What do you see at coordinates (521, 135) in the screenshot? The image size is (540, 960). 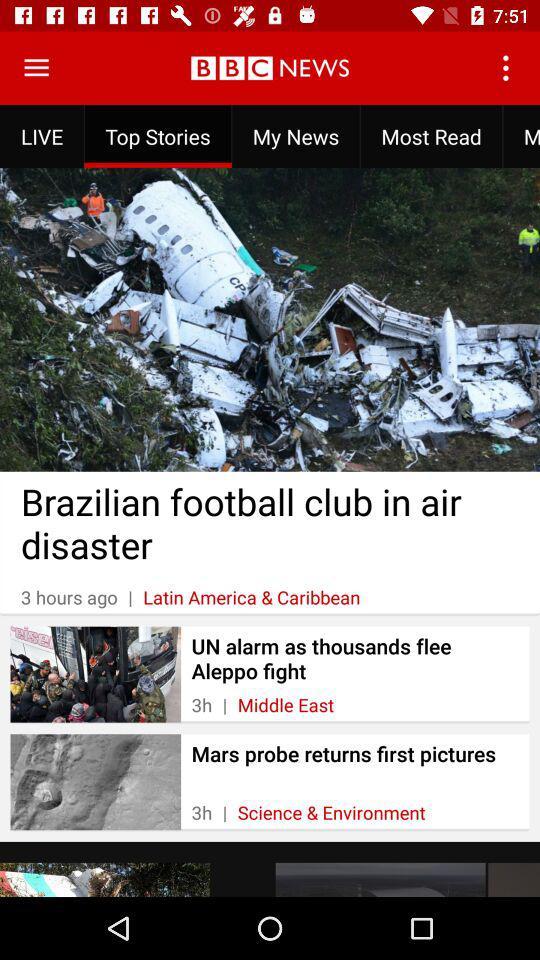 I see `icon to the right of the most read item` at bounding box center [521, 135].